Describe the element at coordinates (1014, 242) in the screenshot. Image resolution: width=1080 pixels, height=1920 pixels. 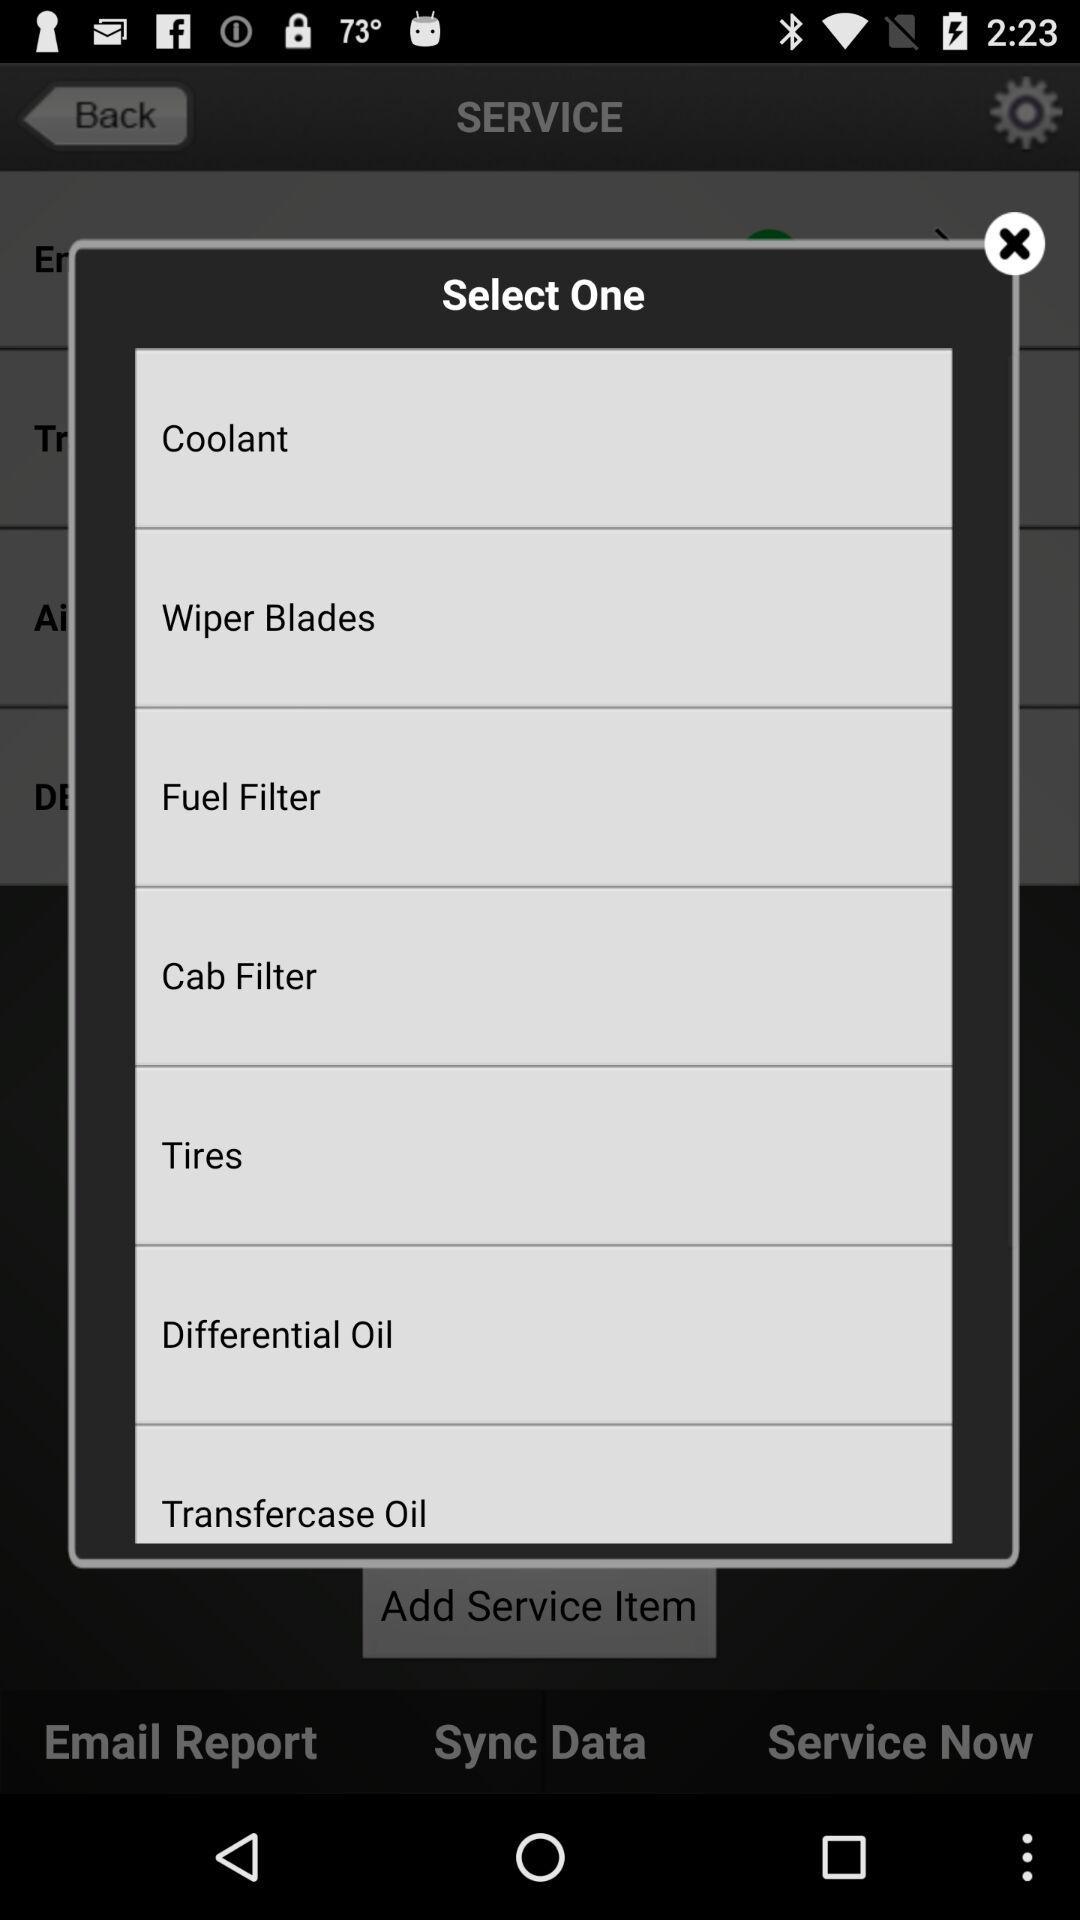
I see `the screen` at that location.